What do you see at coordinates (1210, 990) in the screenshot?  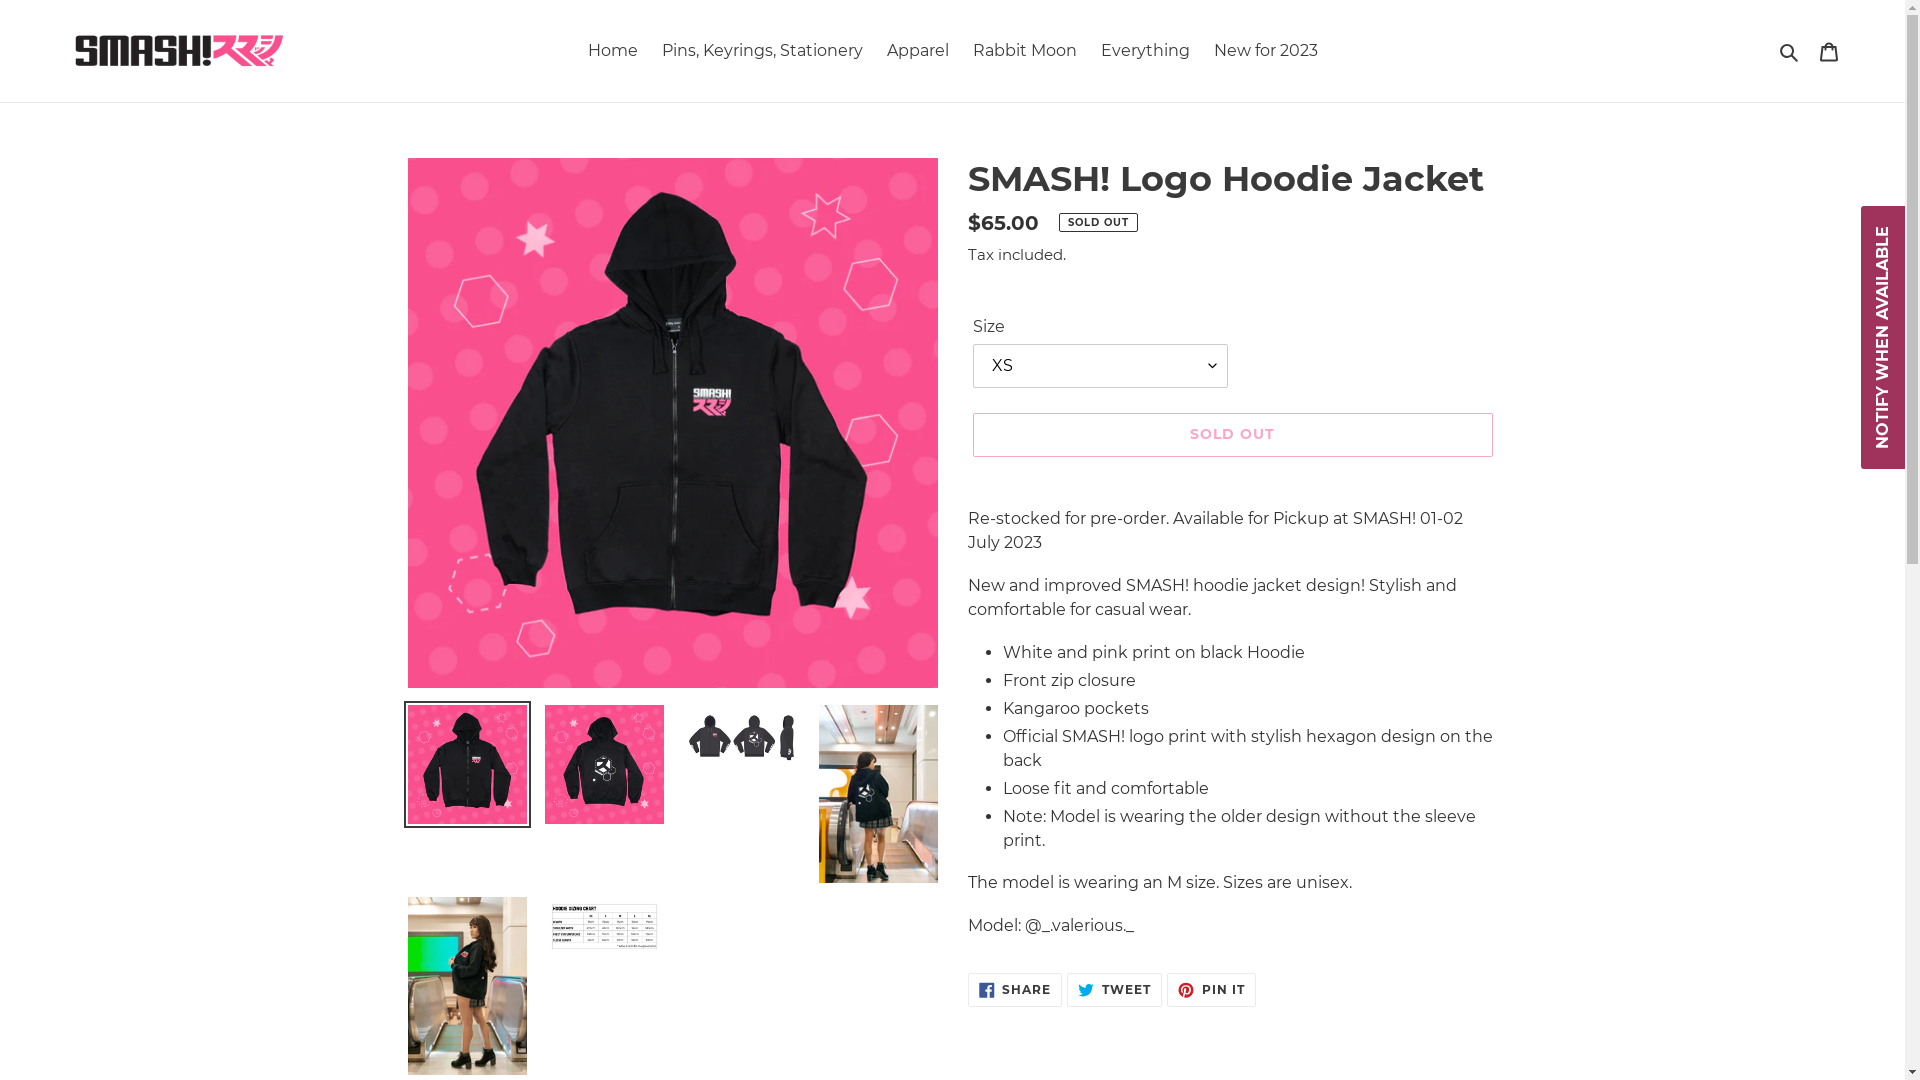 I see `'PIN IT` at bounding box center [1210, 990].